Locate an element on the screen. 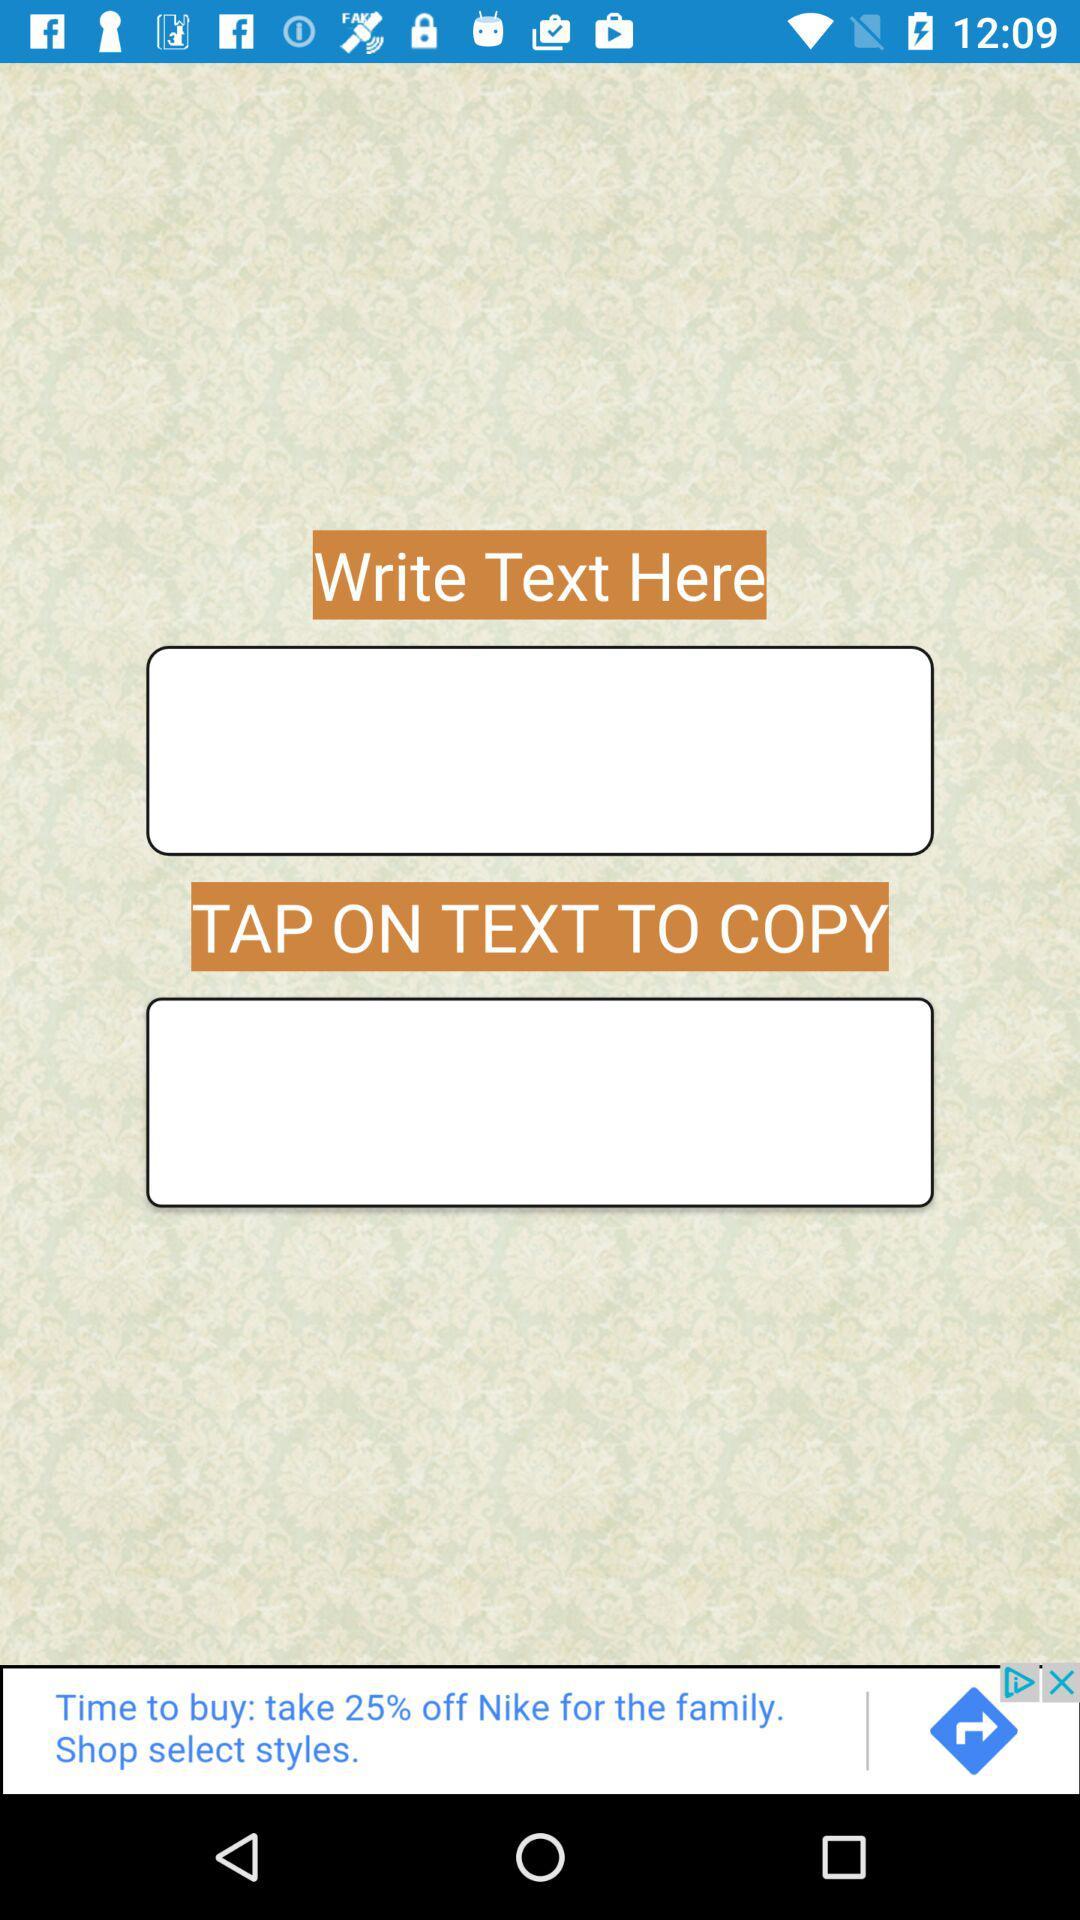  write text is located at coordinates (540, 749).